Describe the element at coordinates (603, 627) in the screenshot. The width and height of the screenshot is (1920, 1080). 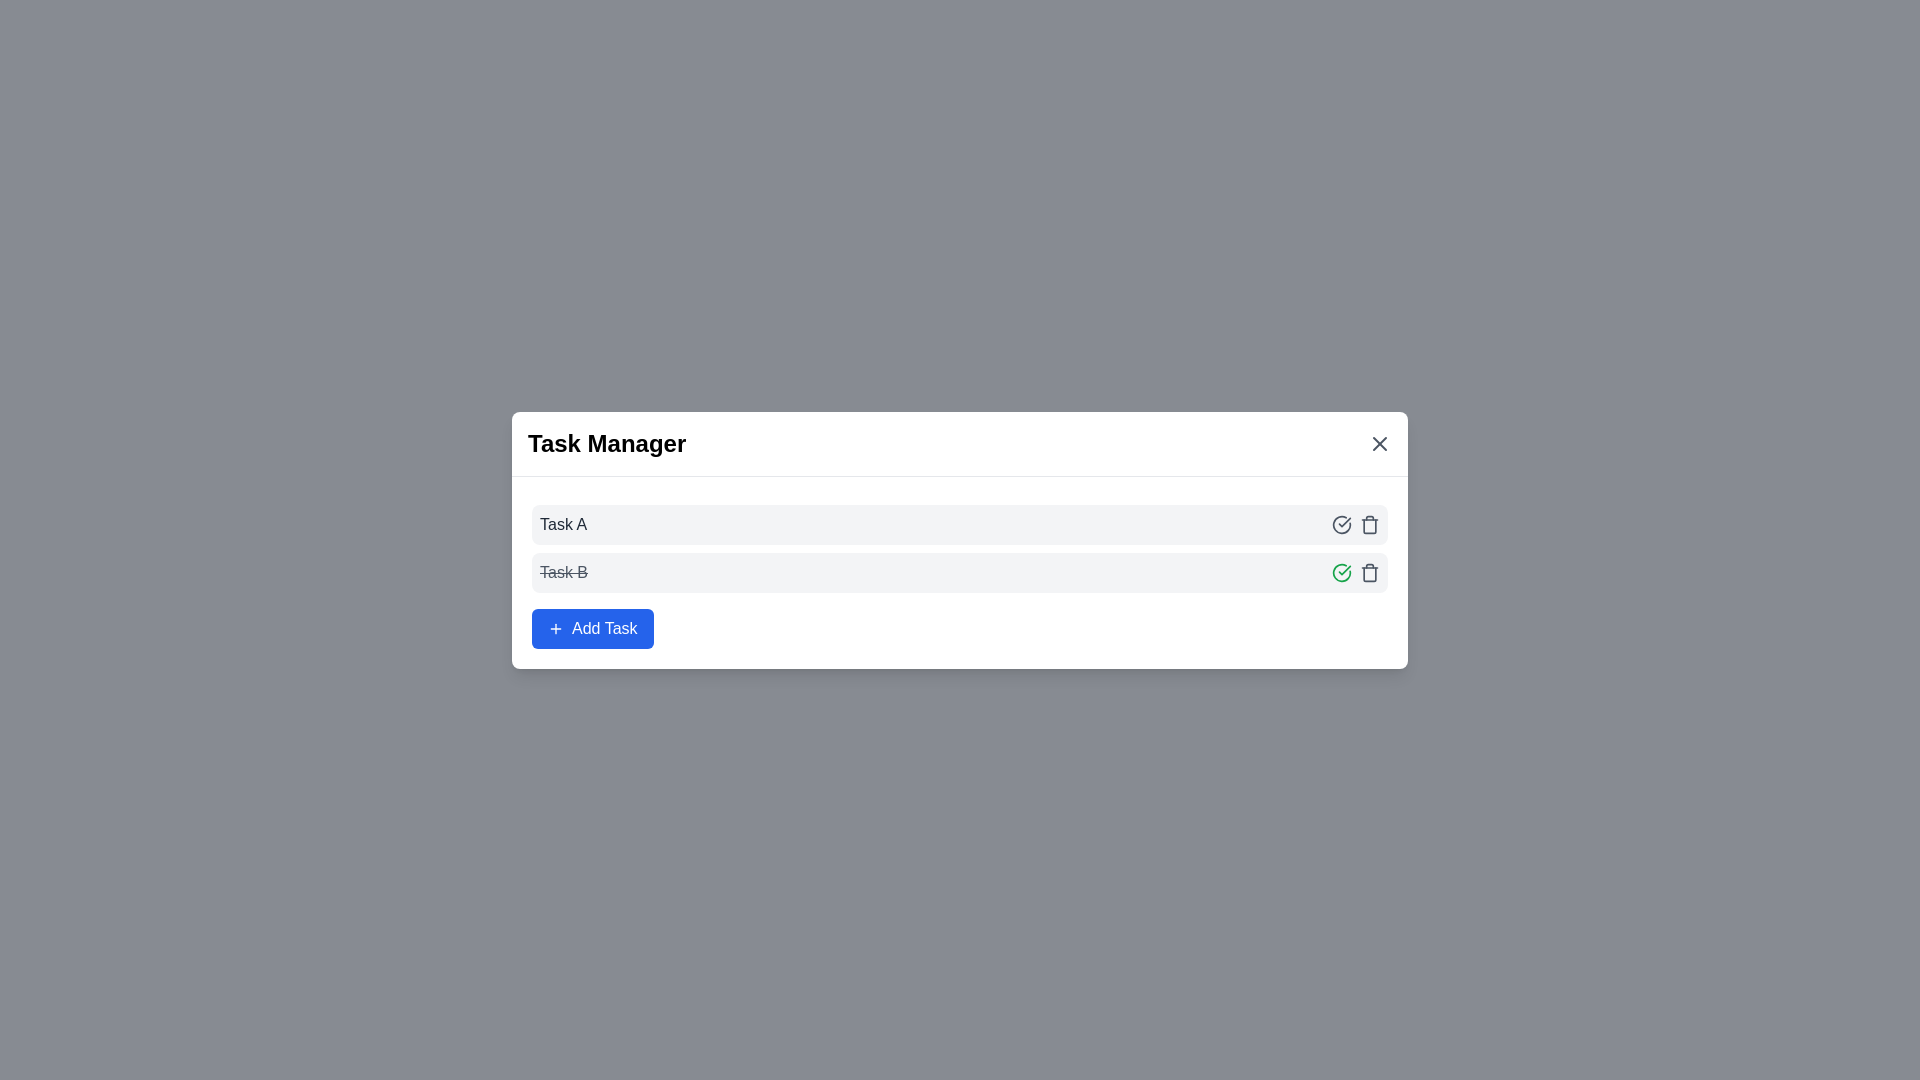
I see `the 'Add Task' text label which is part of a blue rectangular button in the 'Task Manager' modal` at that location.